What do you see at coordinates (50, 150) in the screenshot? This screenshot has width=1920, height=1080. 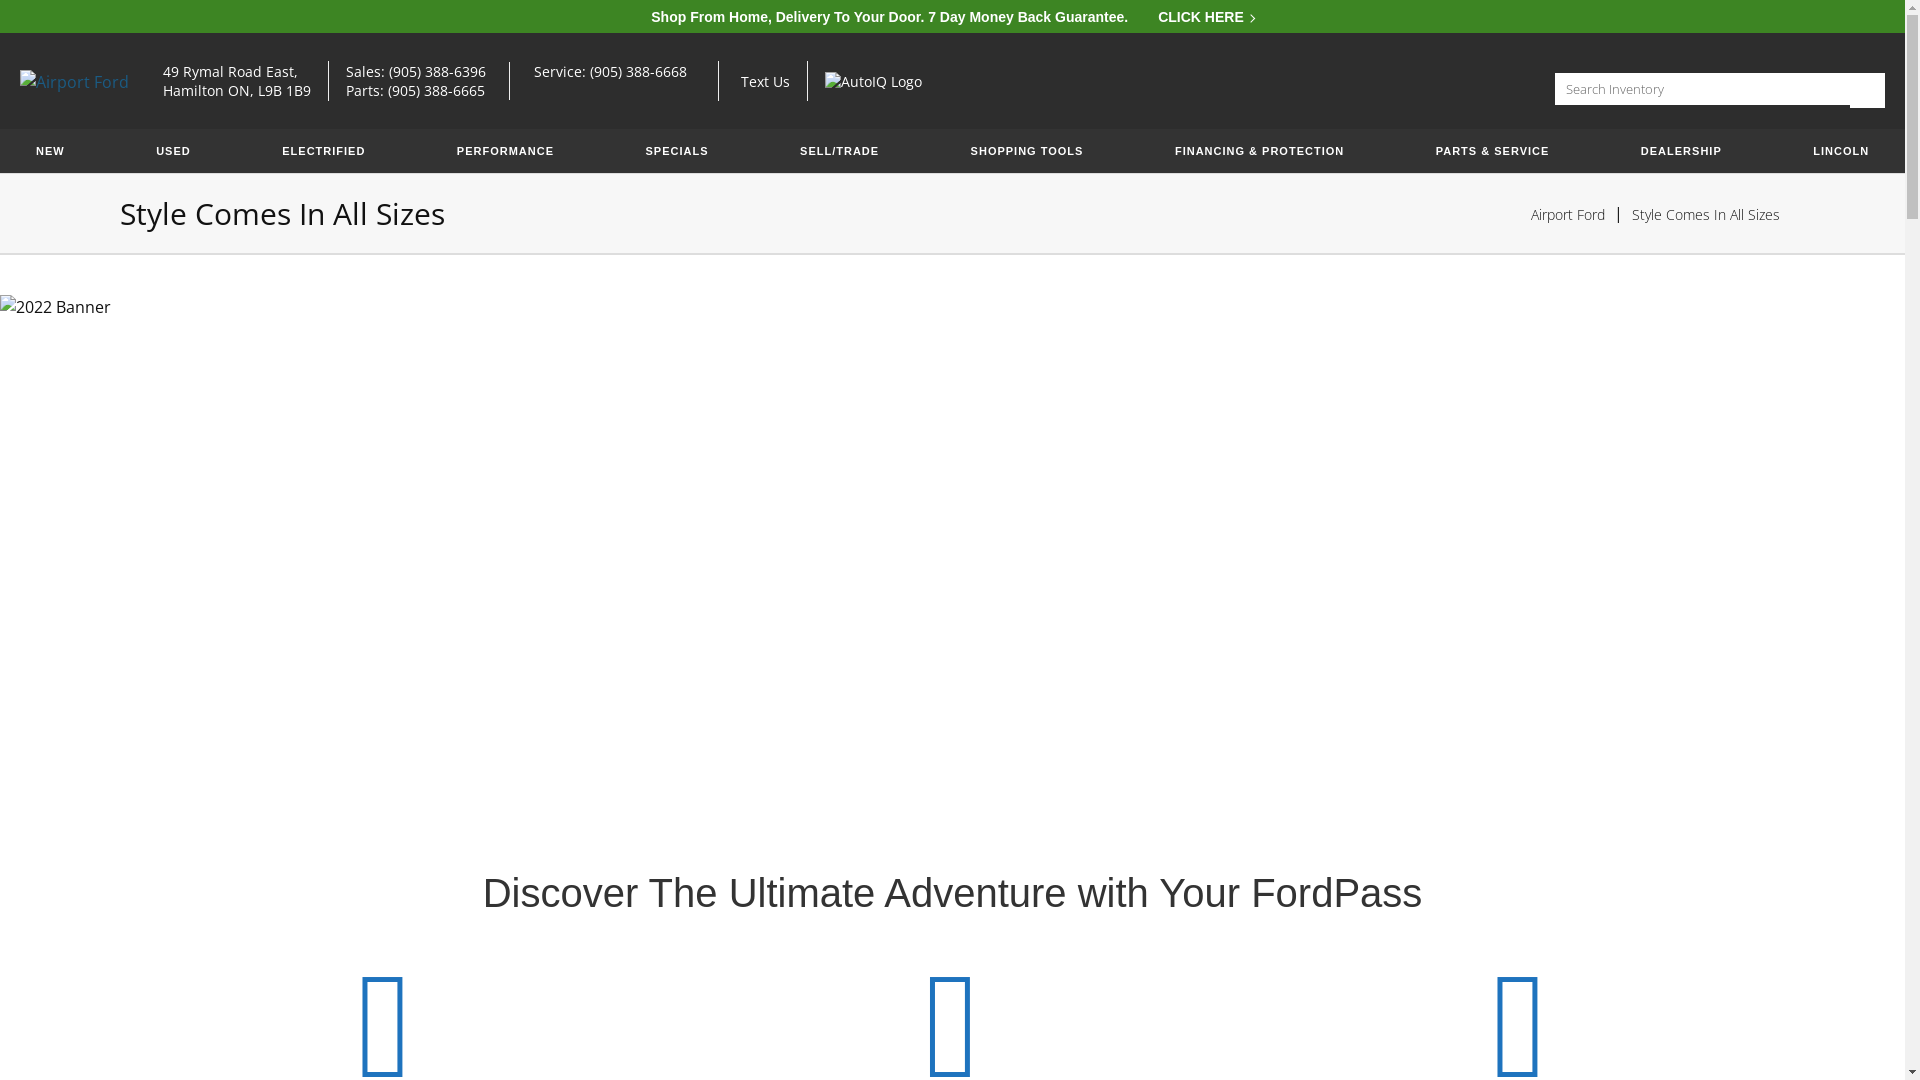 I see `'NEW'` at bounding box center [50, 150].